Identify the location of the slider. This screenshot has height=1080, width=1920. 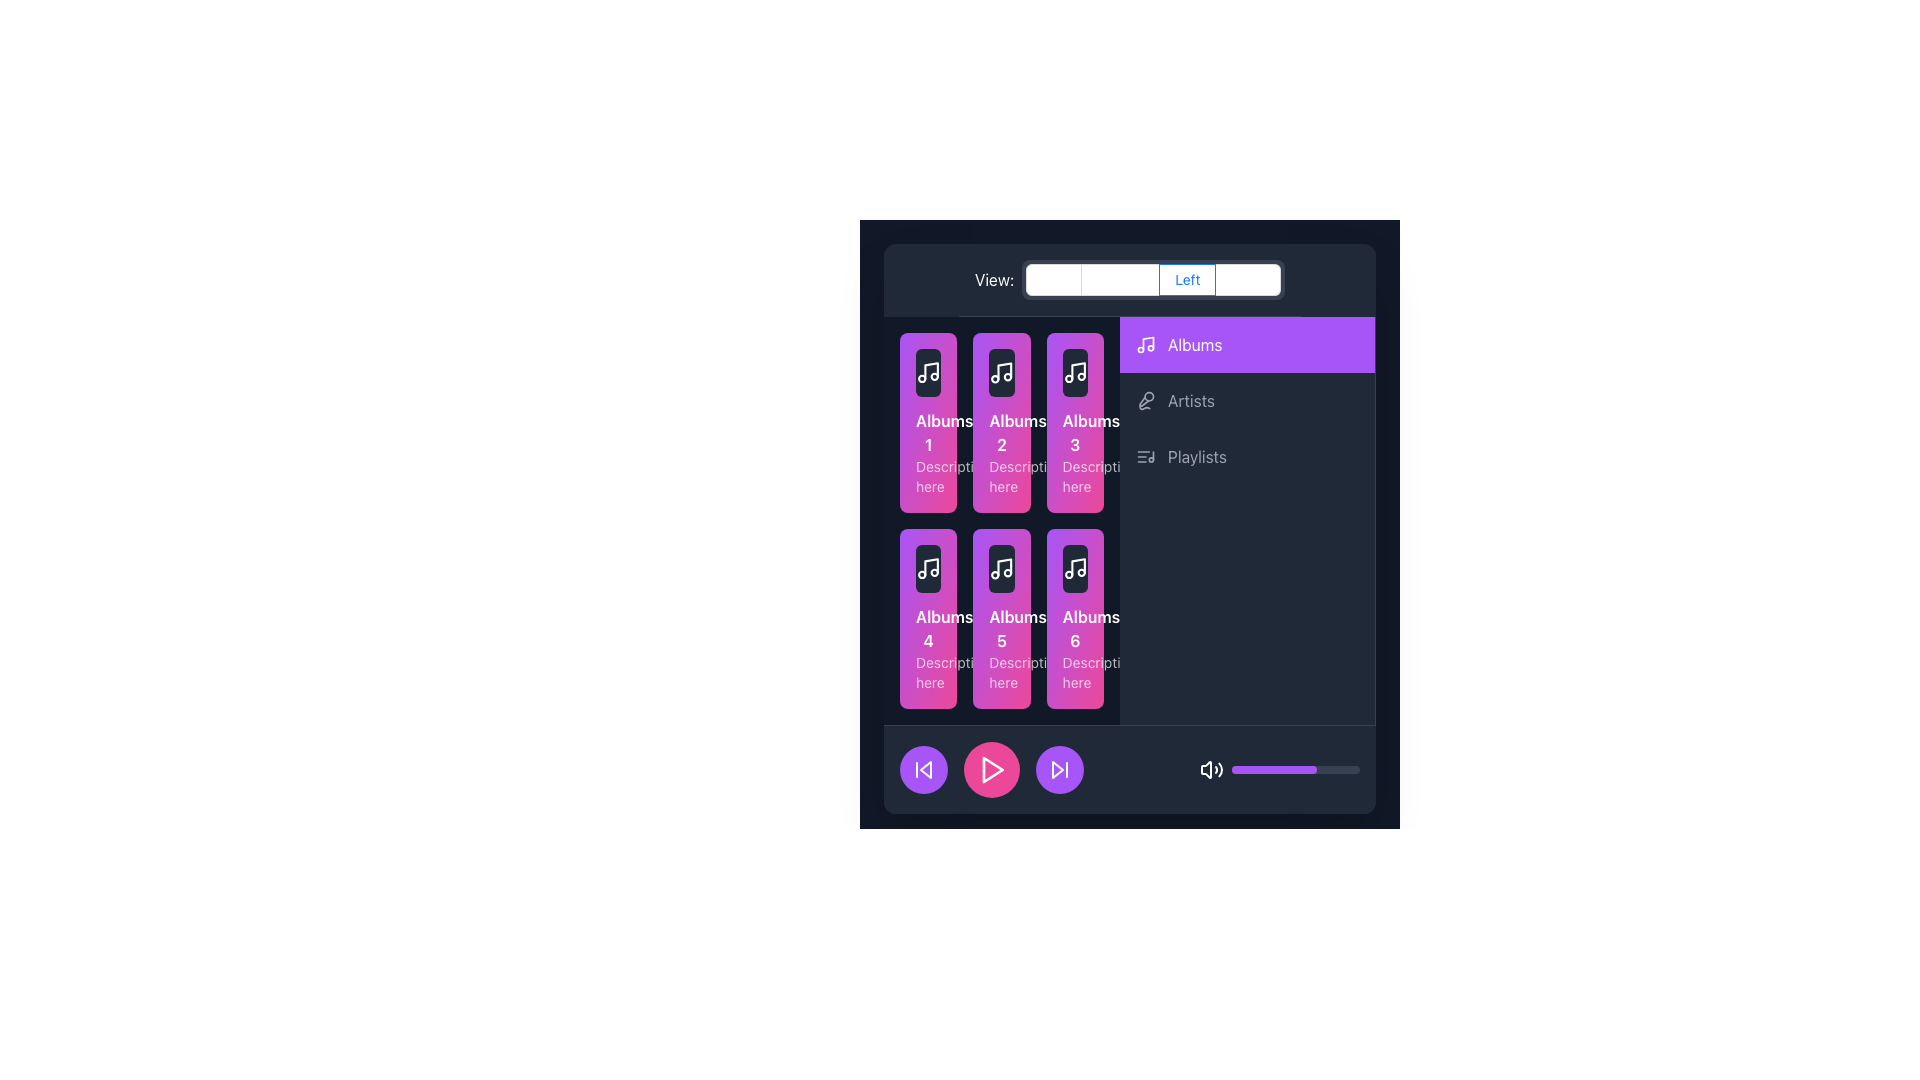
(1294, 769).